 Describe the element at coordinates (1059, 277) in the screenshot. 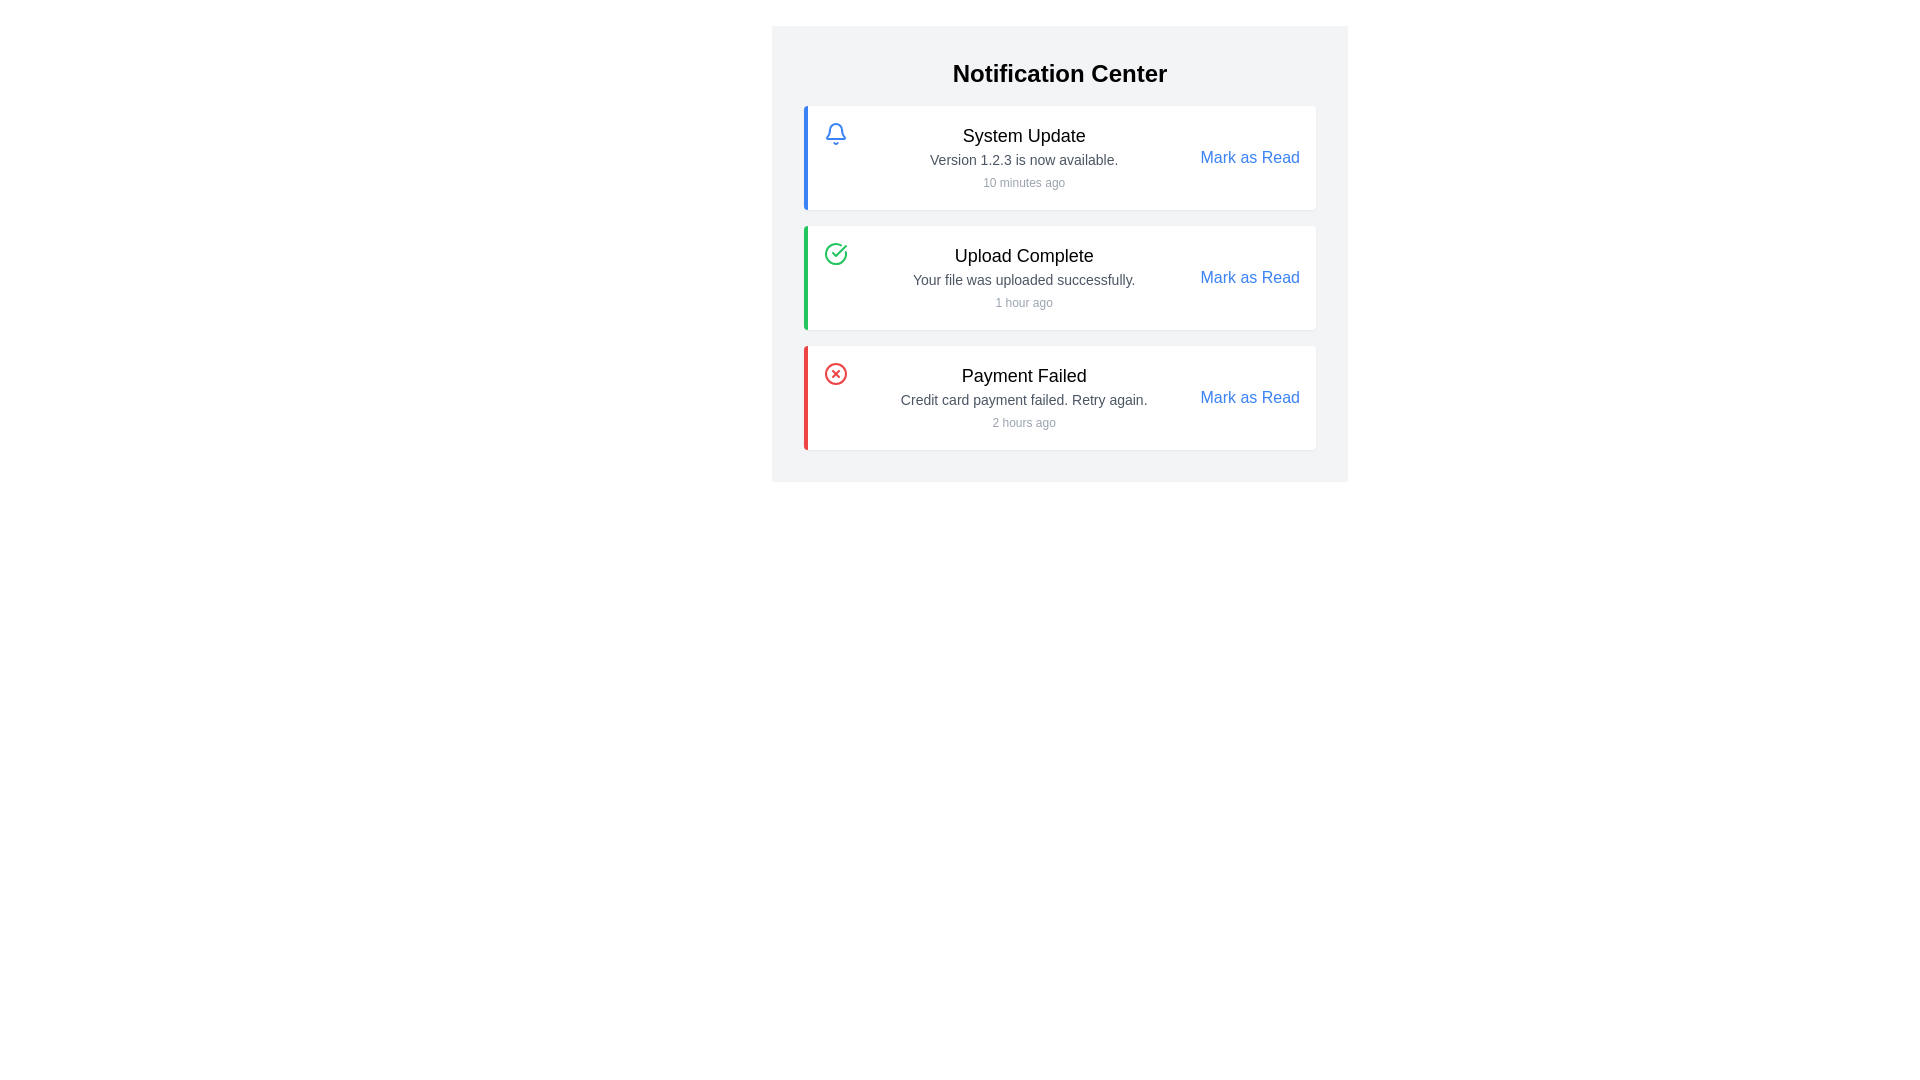

I see `the success notification card indicating a completed file upload, which is the second item in the notification list` at that location.